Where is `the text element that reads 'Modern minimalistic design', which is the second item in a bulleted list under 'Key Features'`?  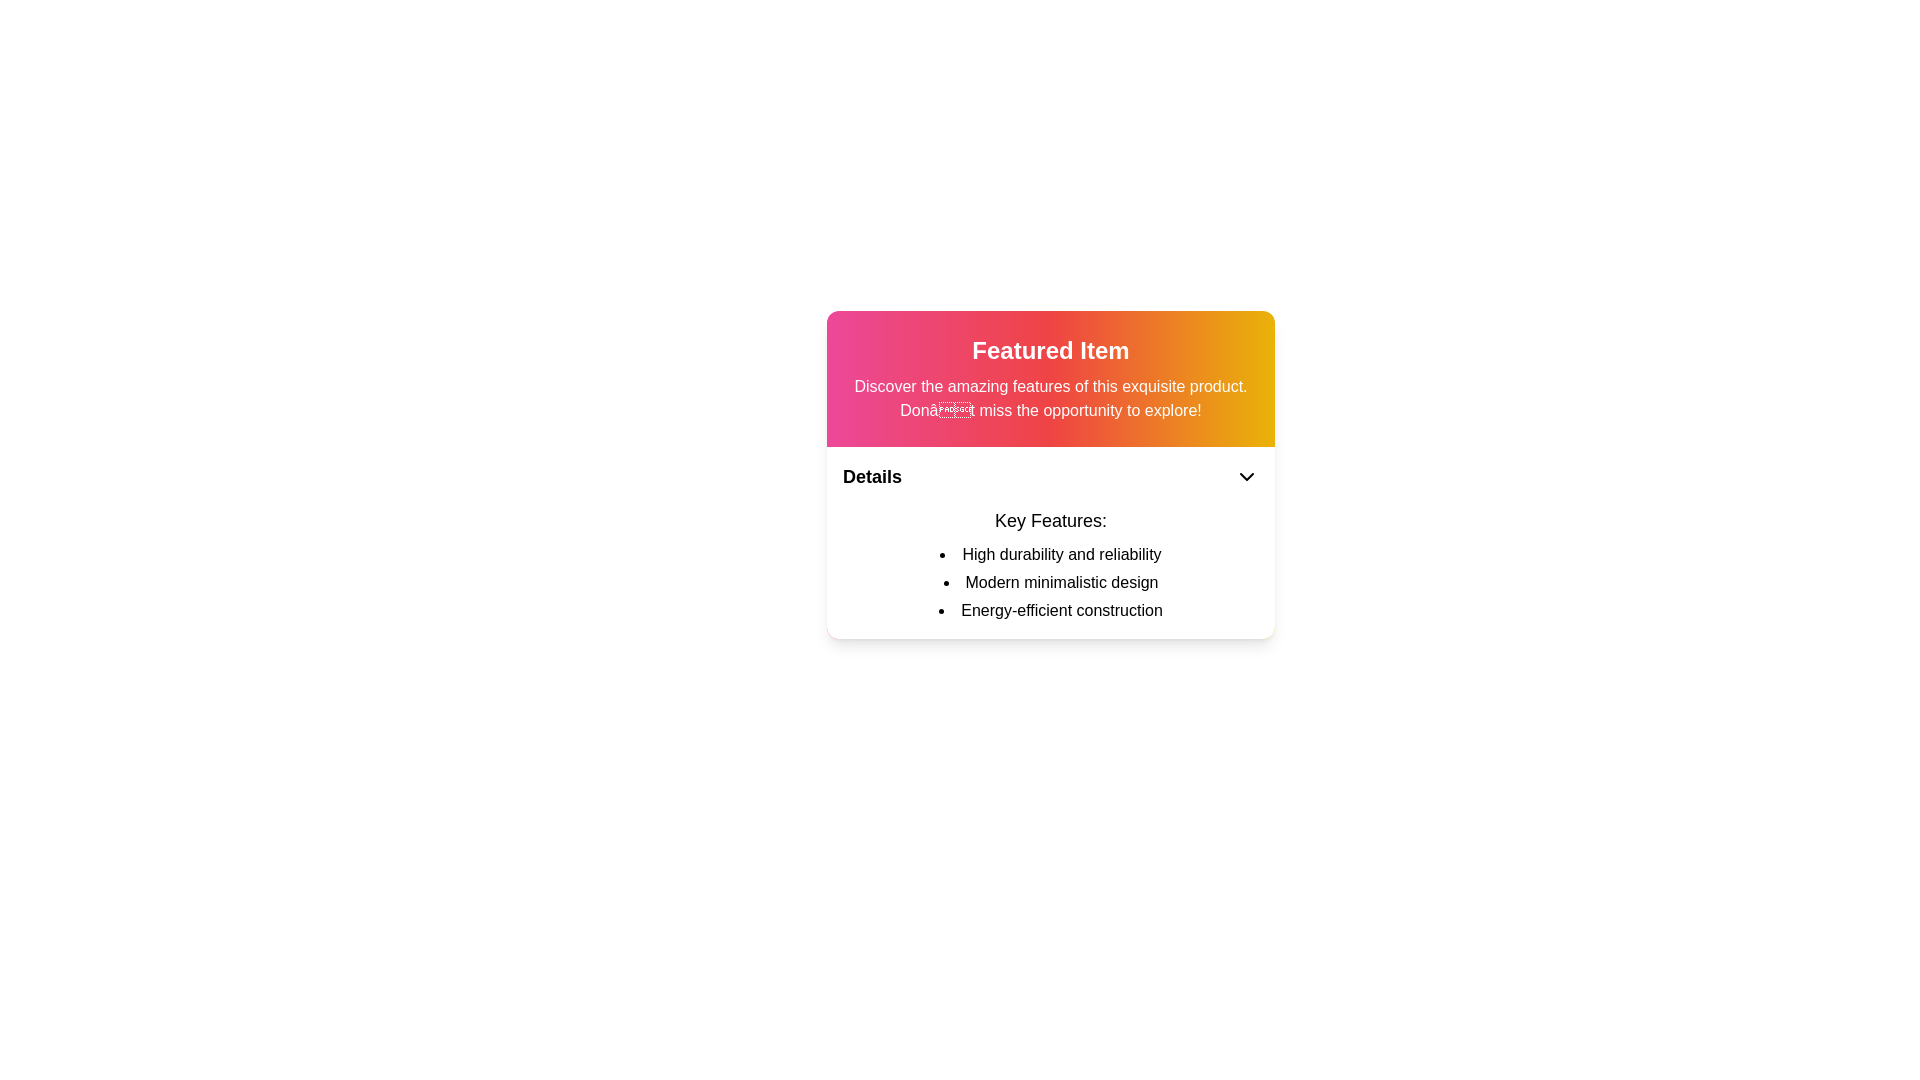
the text element that reads 'Modern minimalistic design', which is the second item in a bulleted list under 'Key Features' is located at coordinates (1050, 582).